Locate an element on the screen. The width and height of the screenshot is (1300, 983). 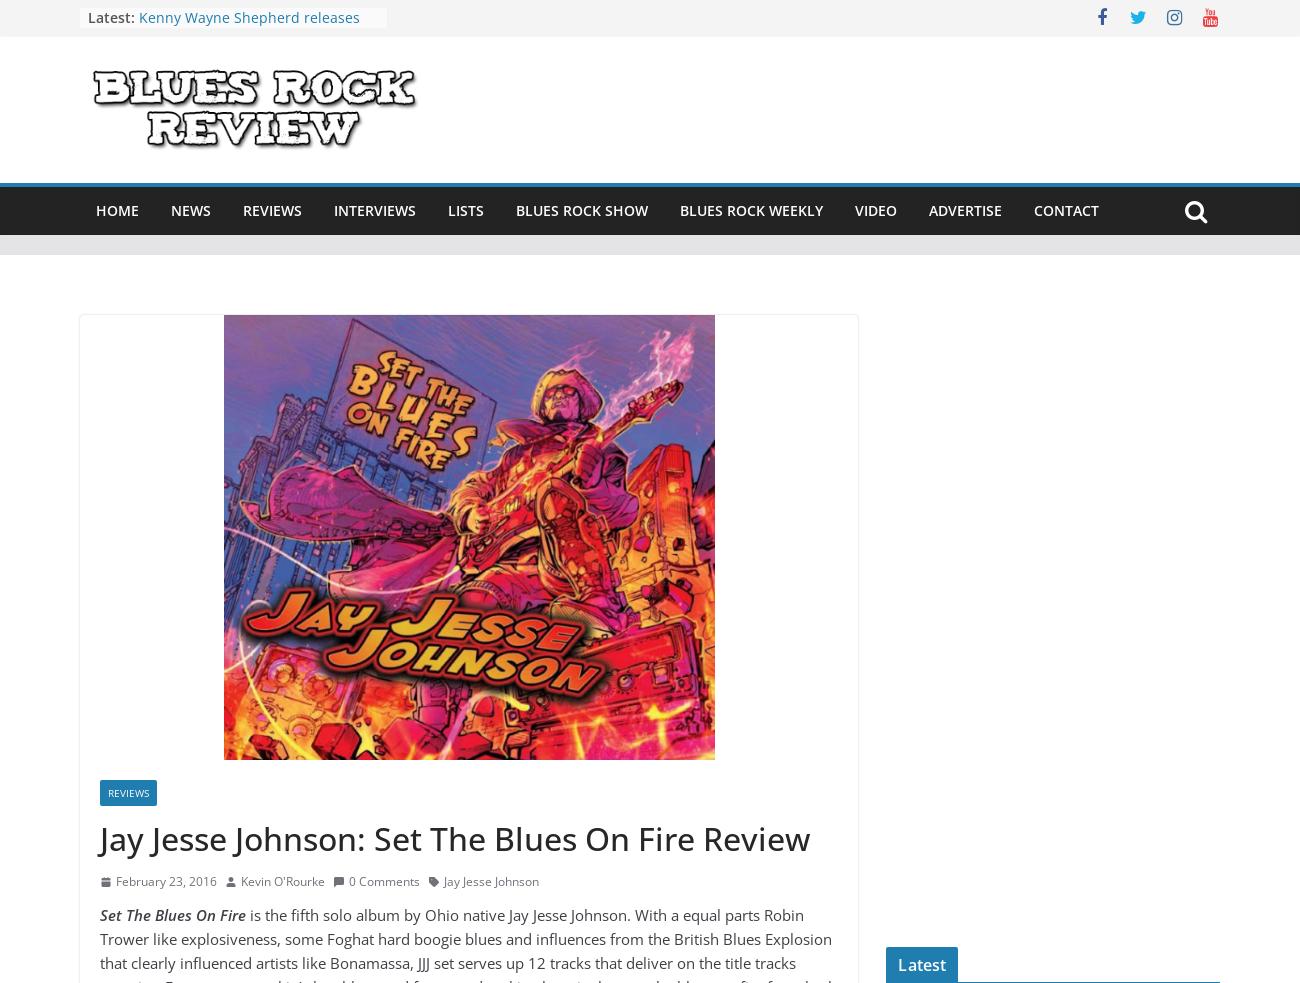
'Honey Island Swamp Band: Custom Deluxe Review' is located at coordinates (257, 106).